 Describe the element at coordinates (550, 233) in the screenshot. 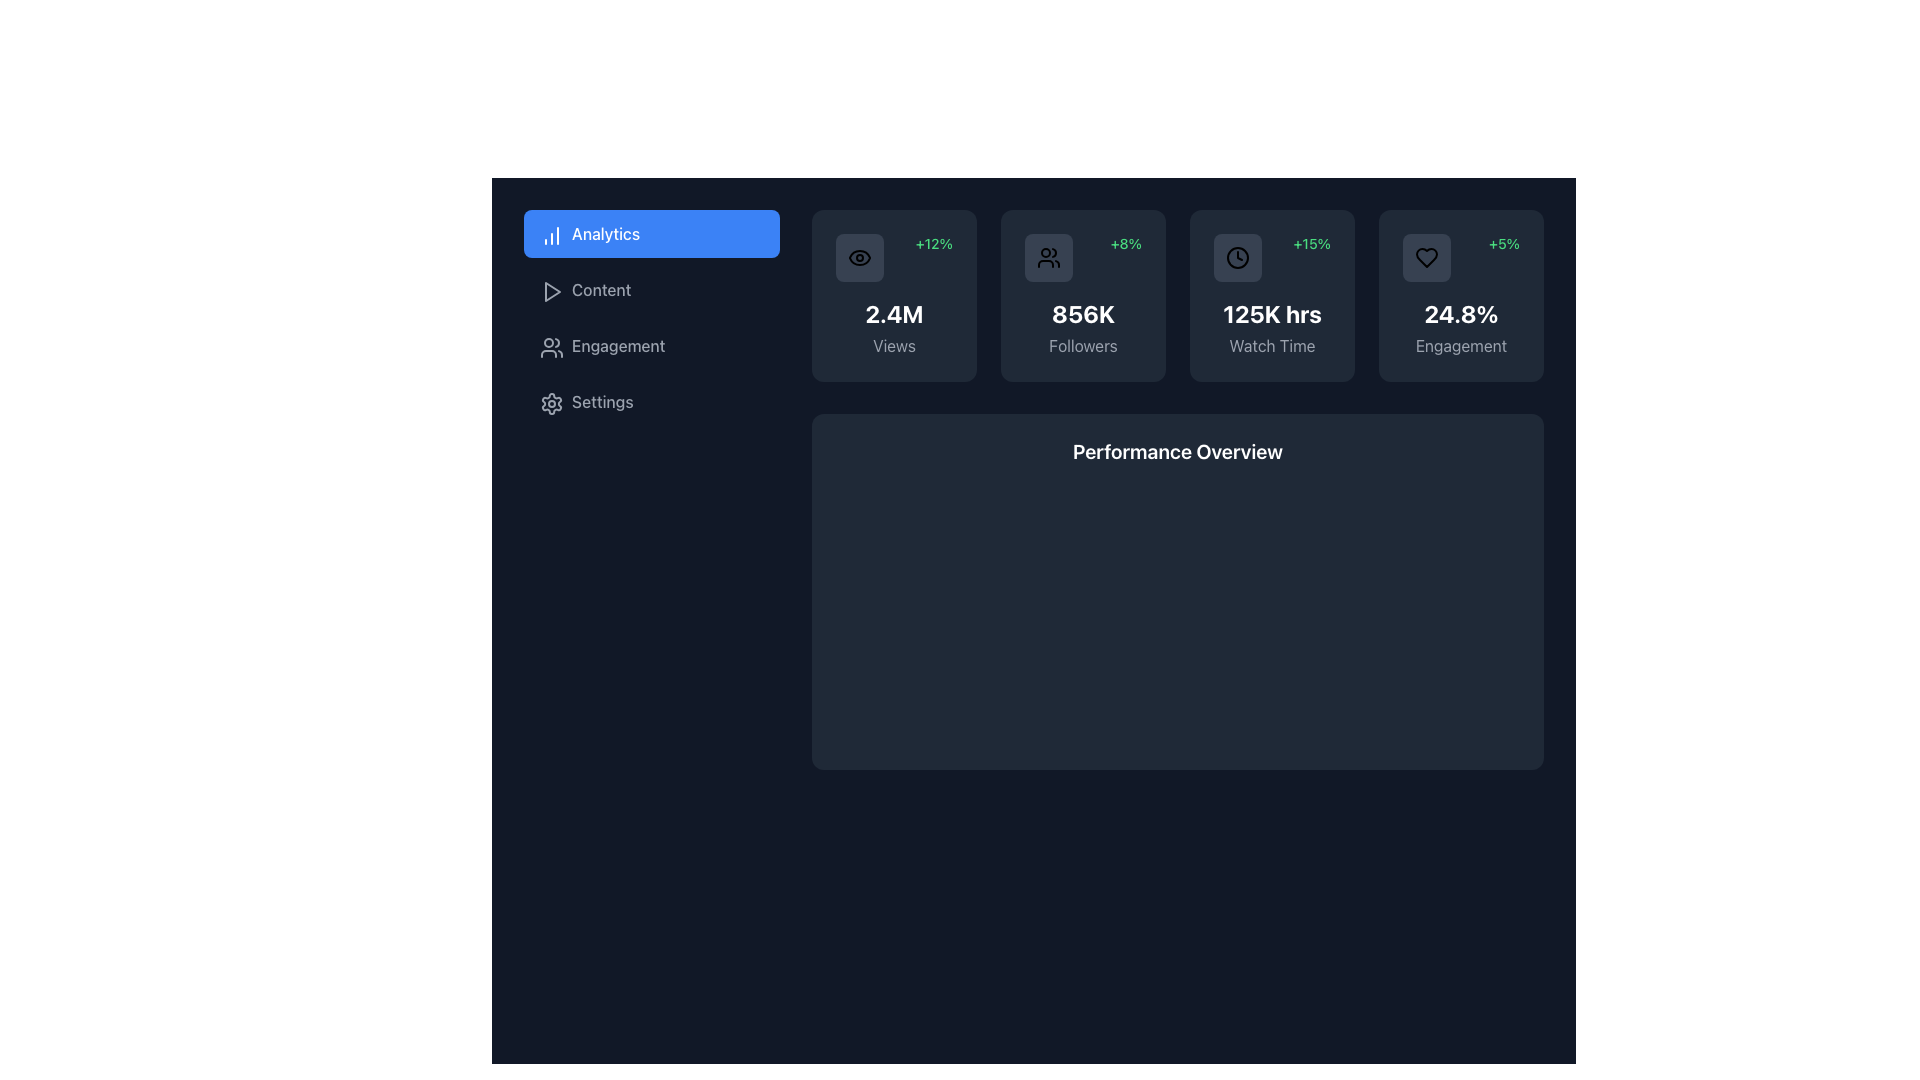

I see `the 'Analytics' icon in the left-hand navigation menu, which is part of an active blue rectangular button` at that location.